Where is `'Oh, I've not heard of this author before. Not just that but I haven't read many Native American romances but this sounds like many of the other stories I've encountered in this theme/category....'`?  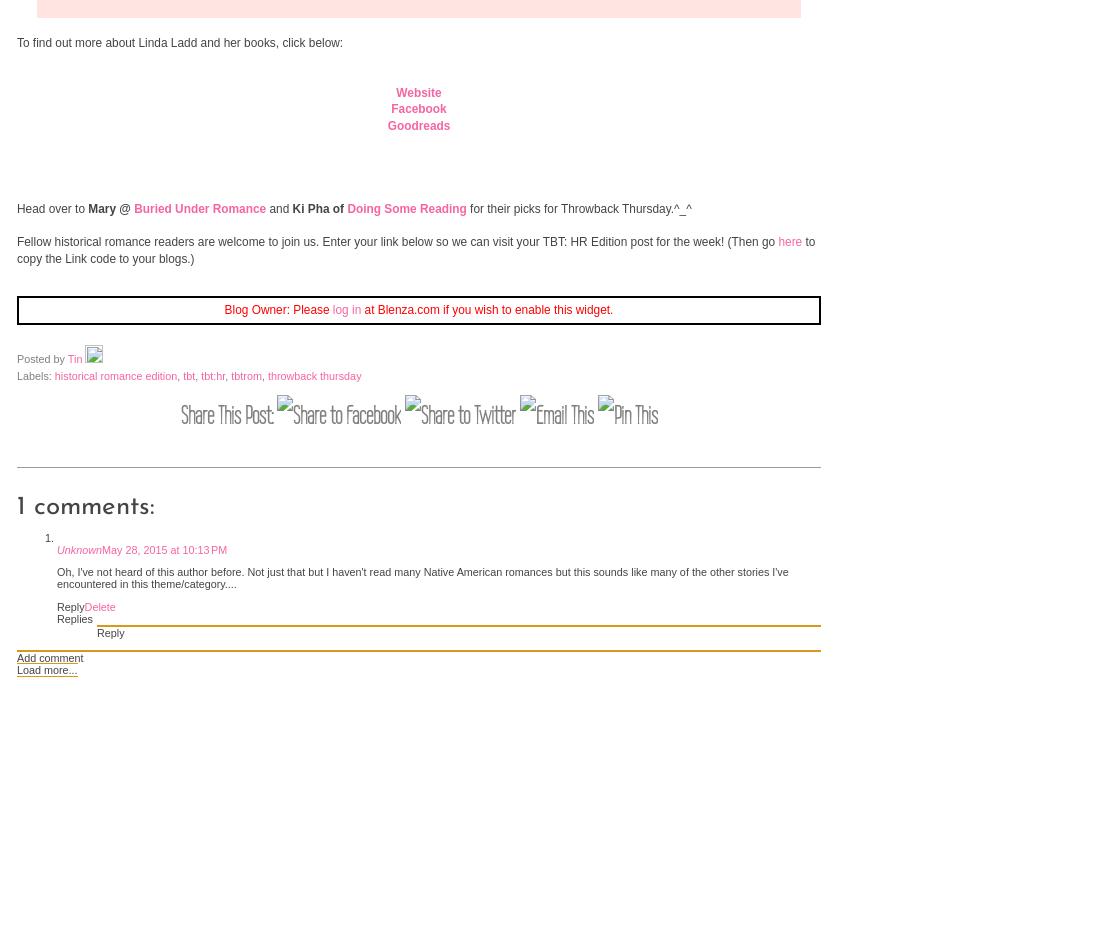 'Oh, I've not heard of this author before. Not just that but I haven't read many Native American romances but this sounds like many of the other stories I've encountered in this theme/category....' is located at coordinates (55, 576).